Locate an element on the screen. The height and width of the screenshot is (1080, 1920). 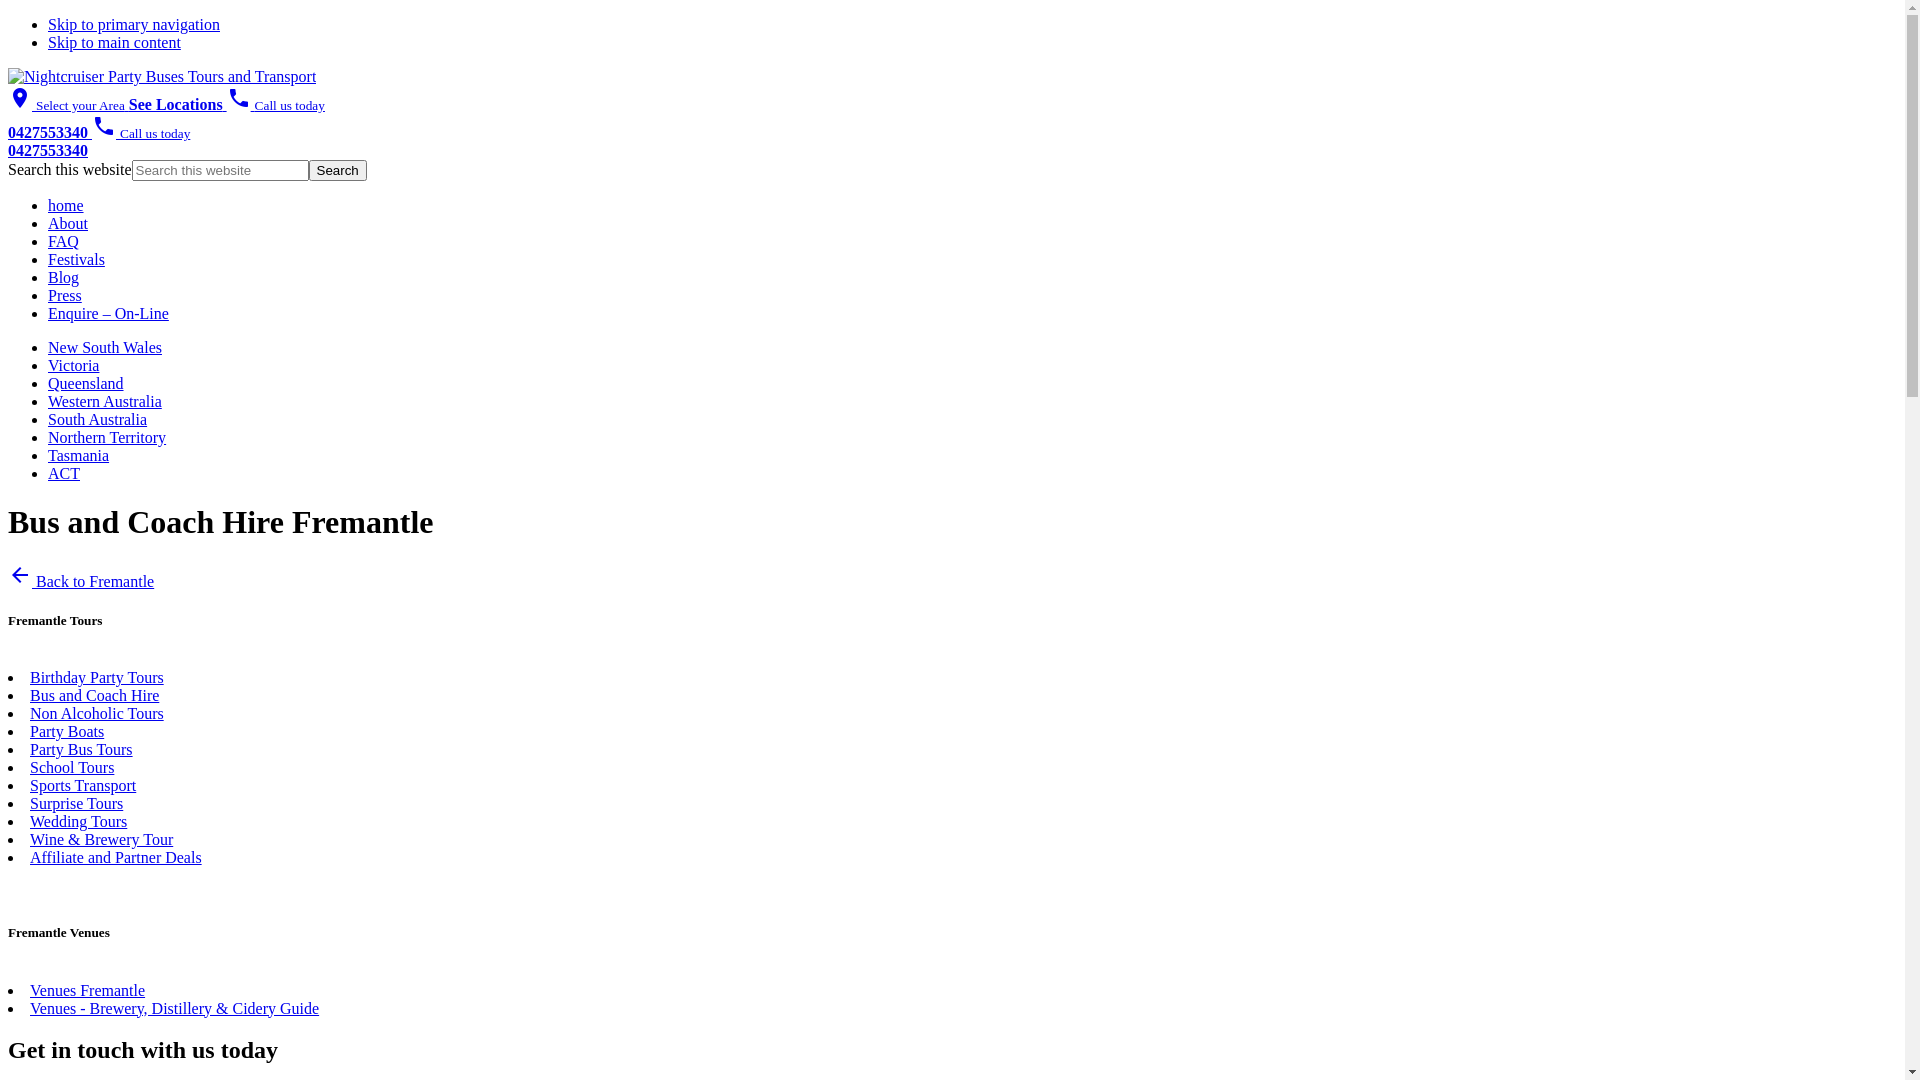
'School Tours' is located at coordinates (72, 766).